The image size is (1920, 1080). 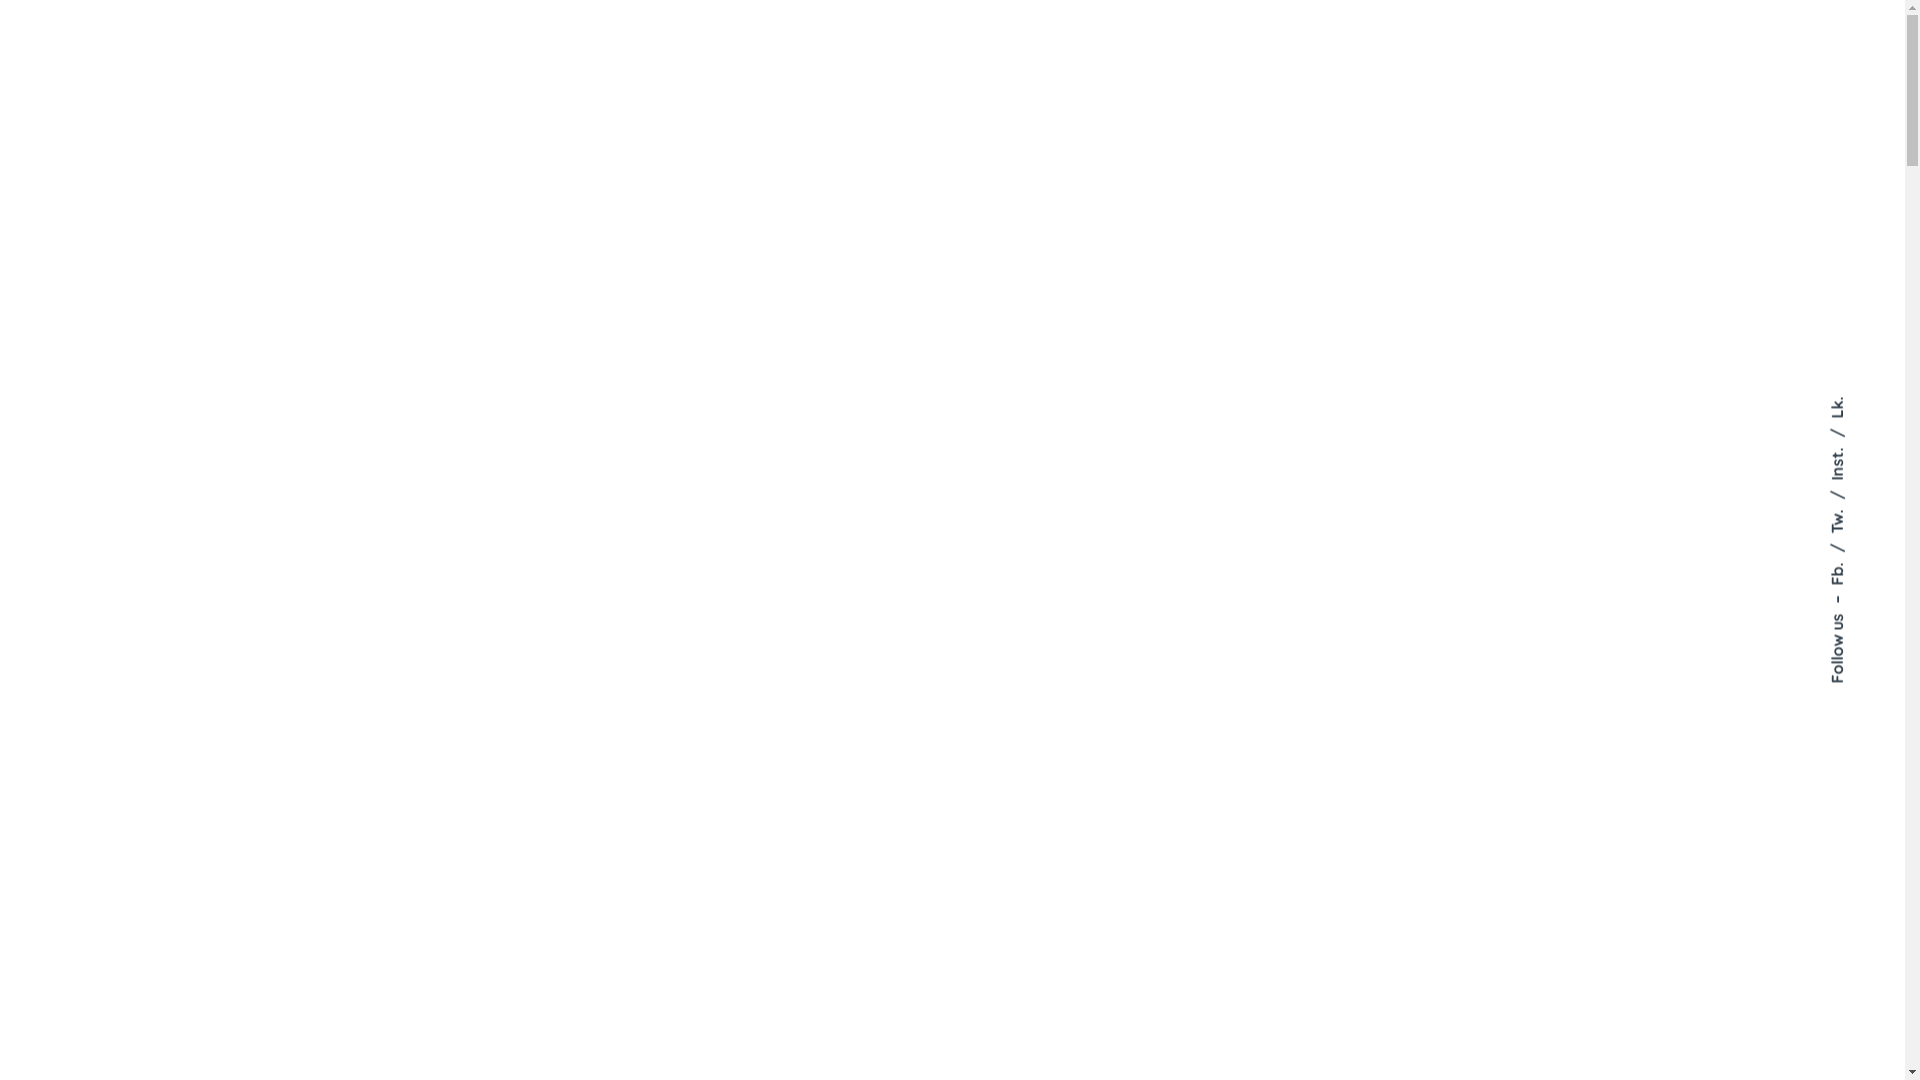 I want to click on 'Tw.', so click(x=1847, y=499).